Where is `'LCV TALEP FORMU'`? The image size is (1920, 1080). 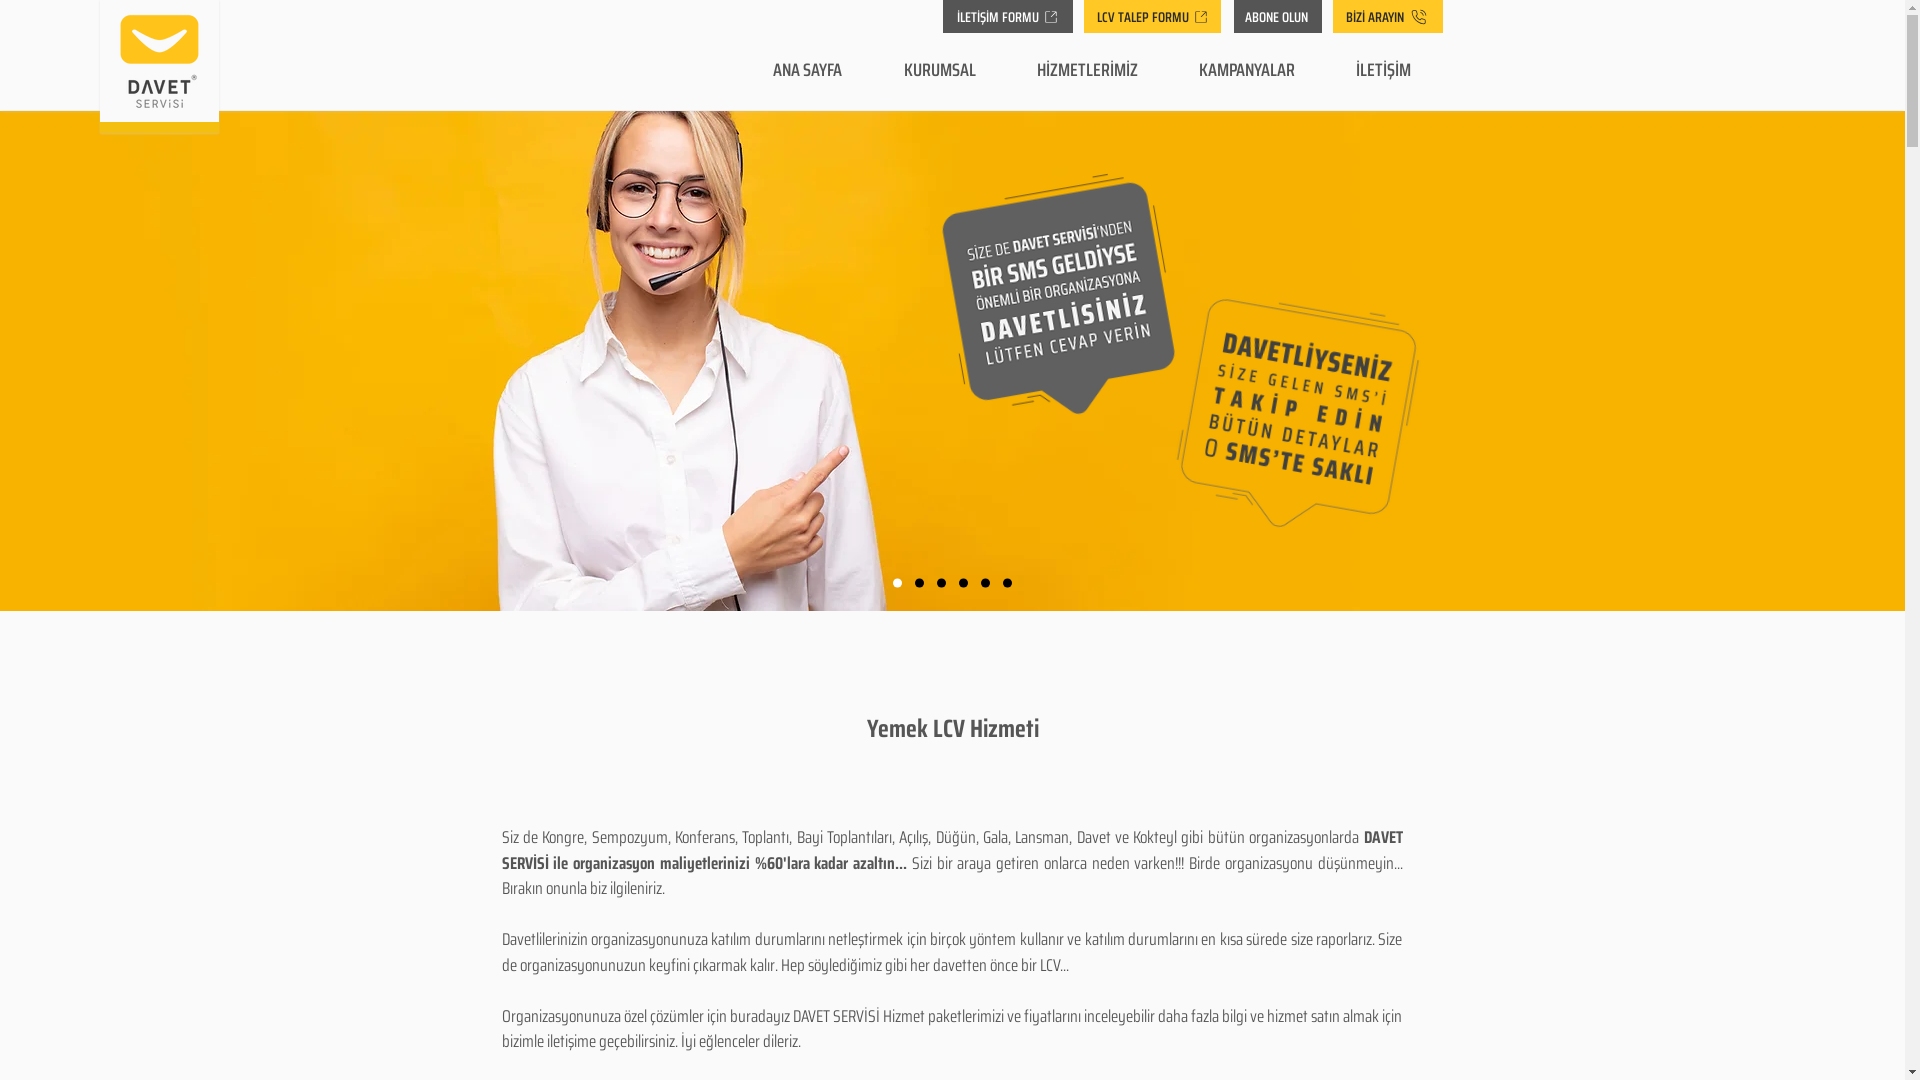 'LCV TALEP FORMU' is located at coordinates (1152, 16).